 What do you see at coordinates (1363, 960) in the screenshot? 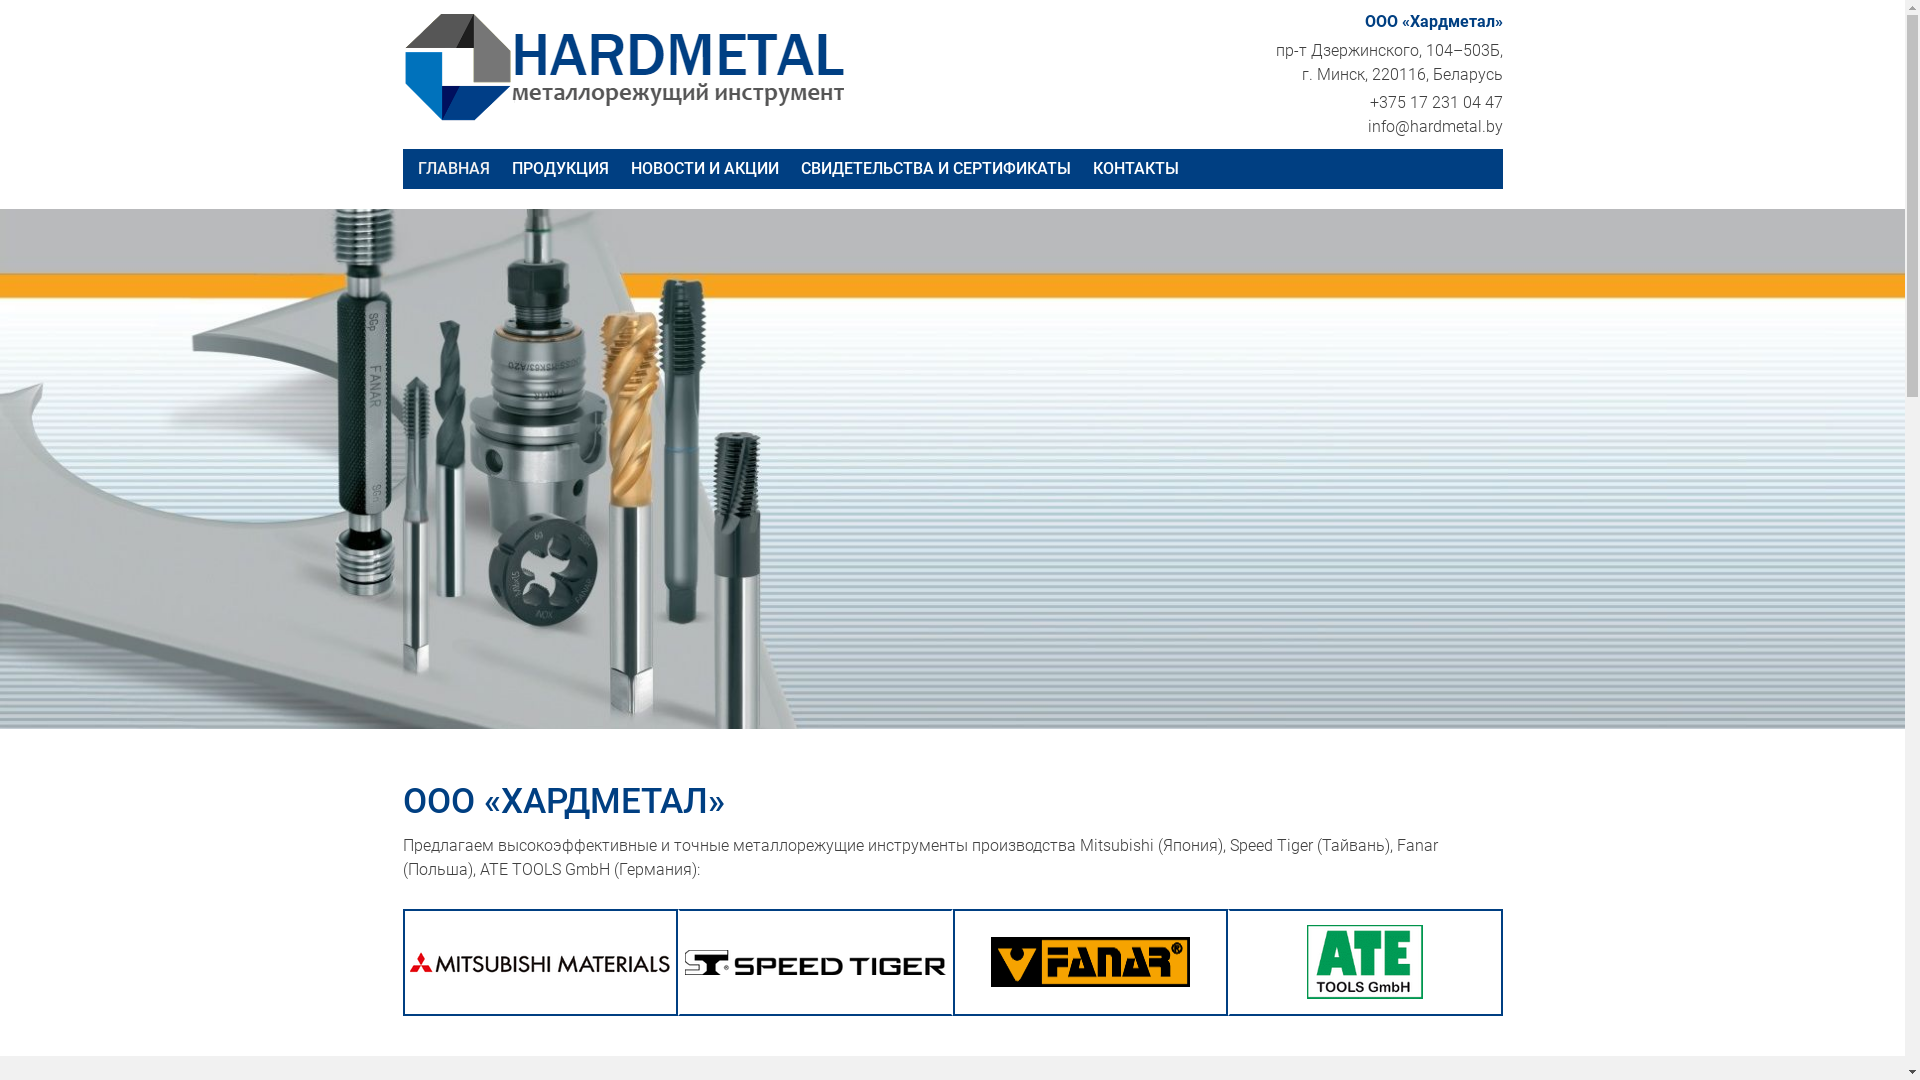
I see `'ate'` at bounding box center [1363, 960].